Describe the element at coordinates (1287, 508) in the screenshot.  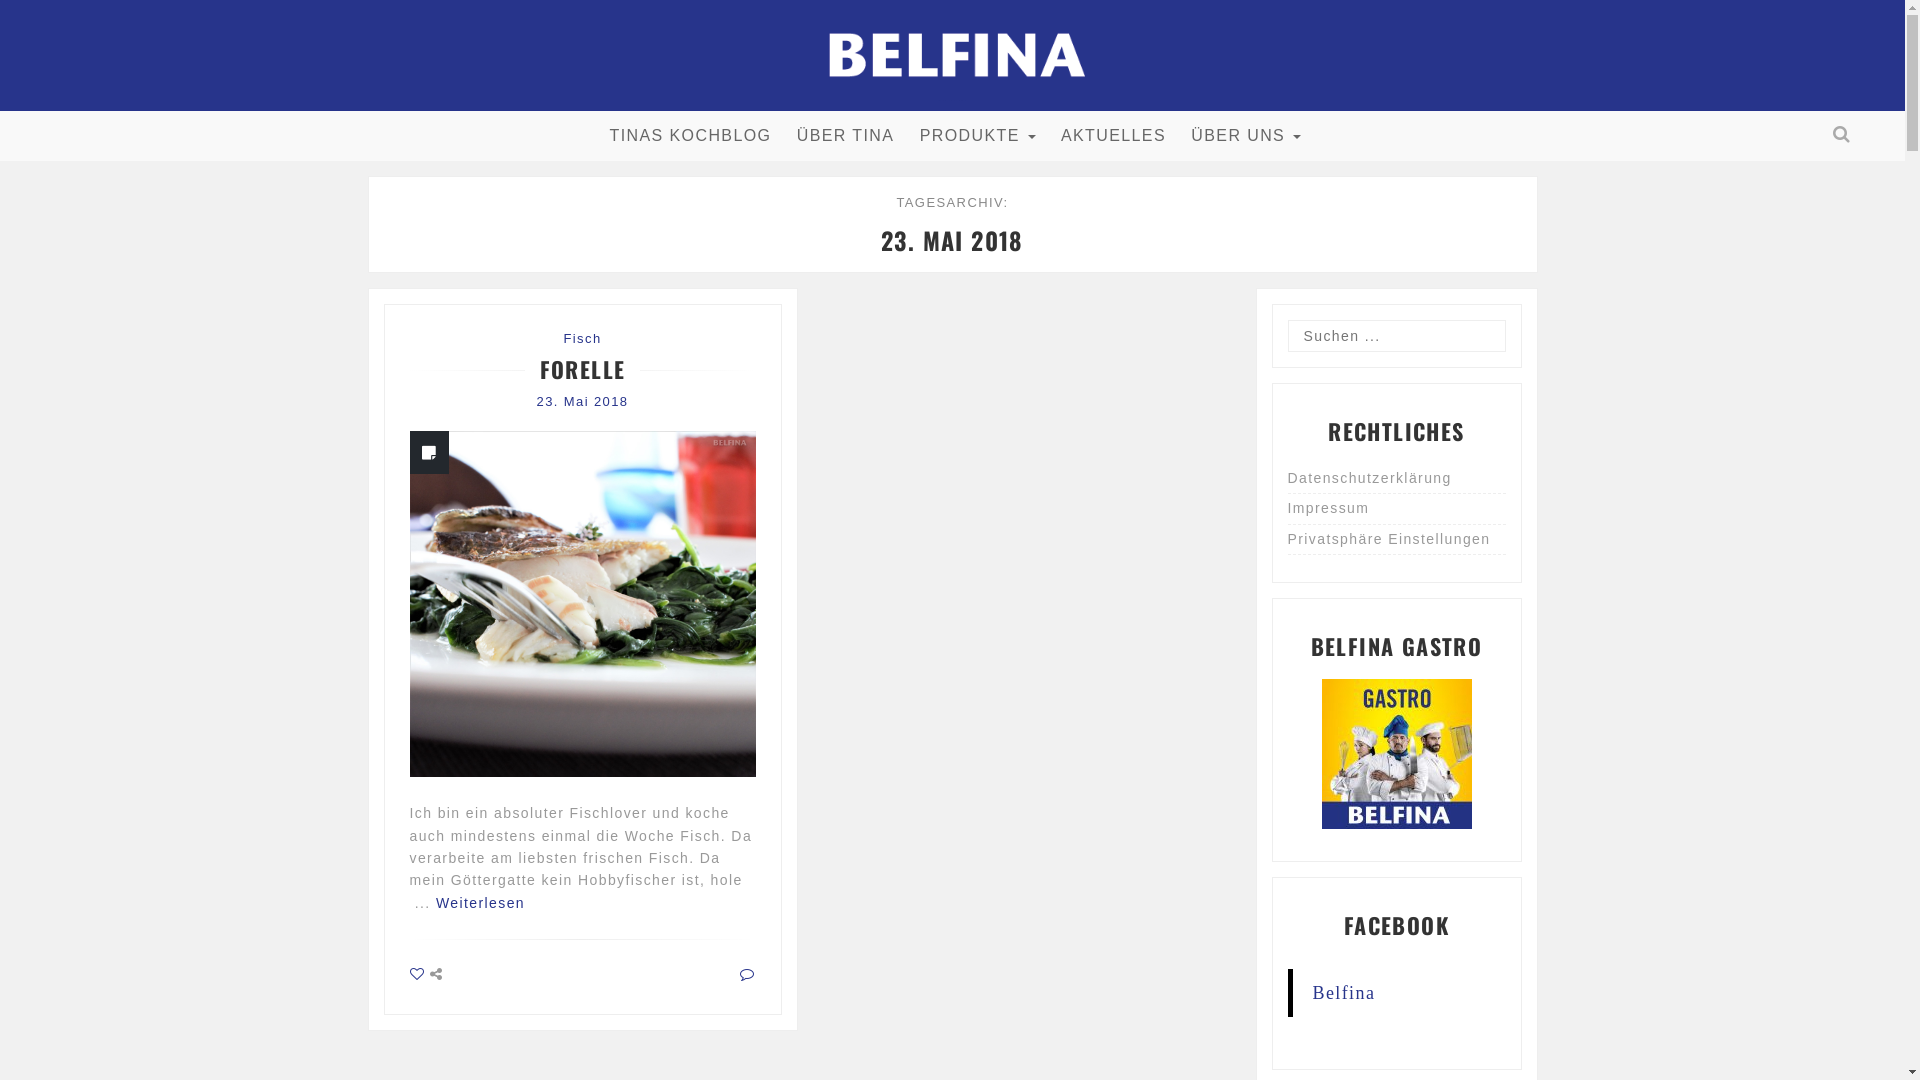
I see `'Impressum'` at that location.